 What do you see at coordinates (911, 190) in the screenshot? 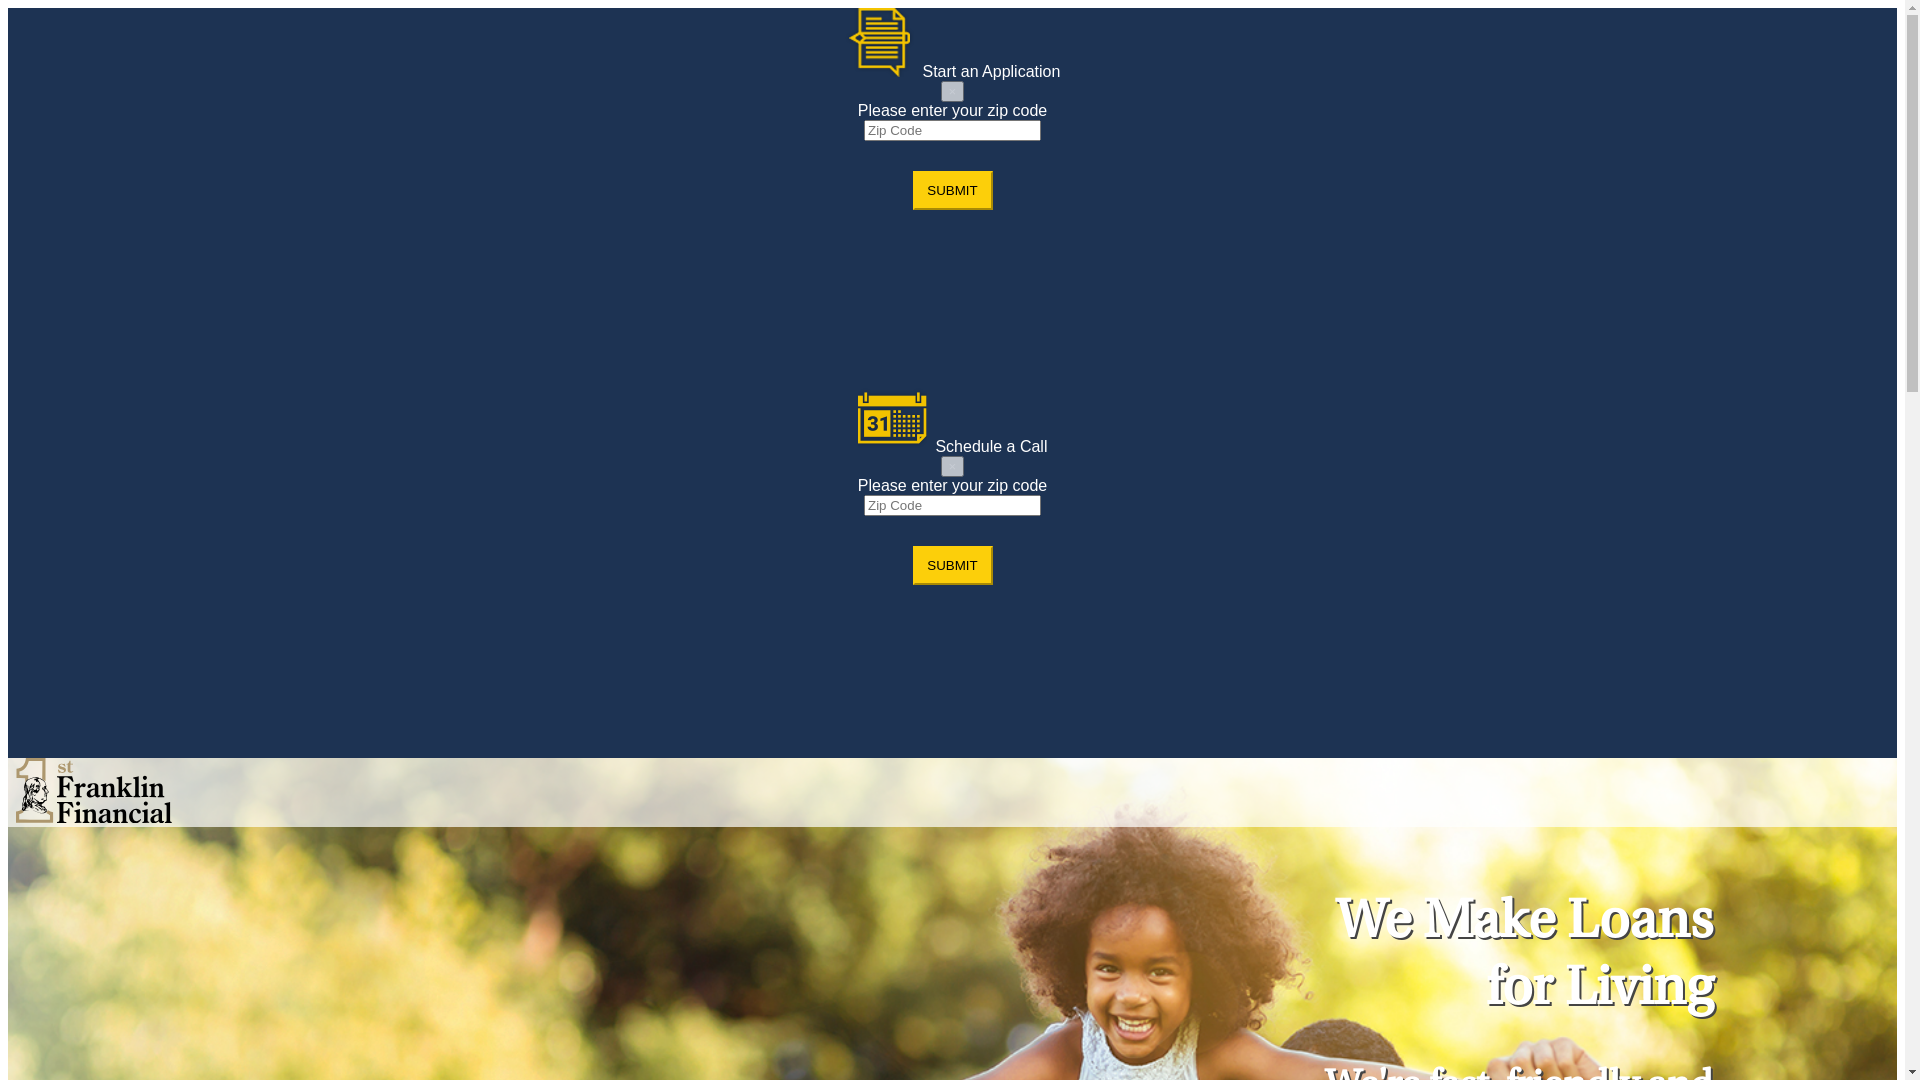
I see `'SUBMIT'` at bounding box center [911, 190].